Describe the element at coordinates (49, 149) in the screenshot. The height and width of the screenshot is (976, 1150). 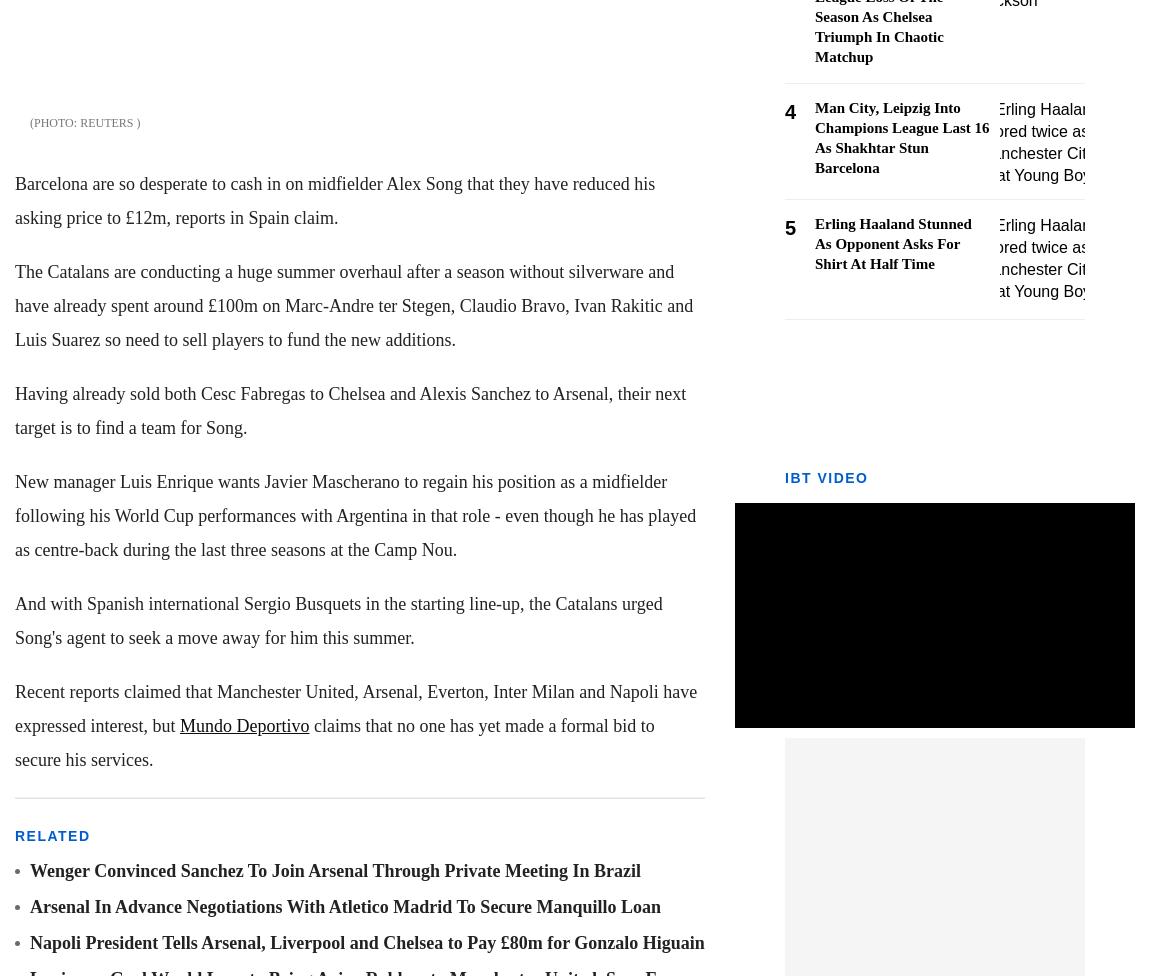
I see `'Technology'` at that location.